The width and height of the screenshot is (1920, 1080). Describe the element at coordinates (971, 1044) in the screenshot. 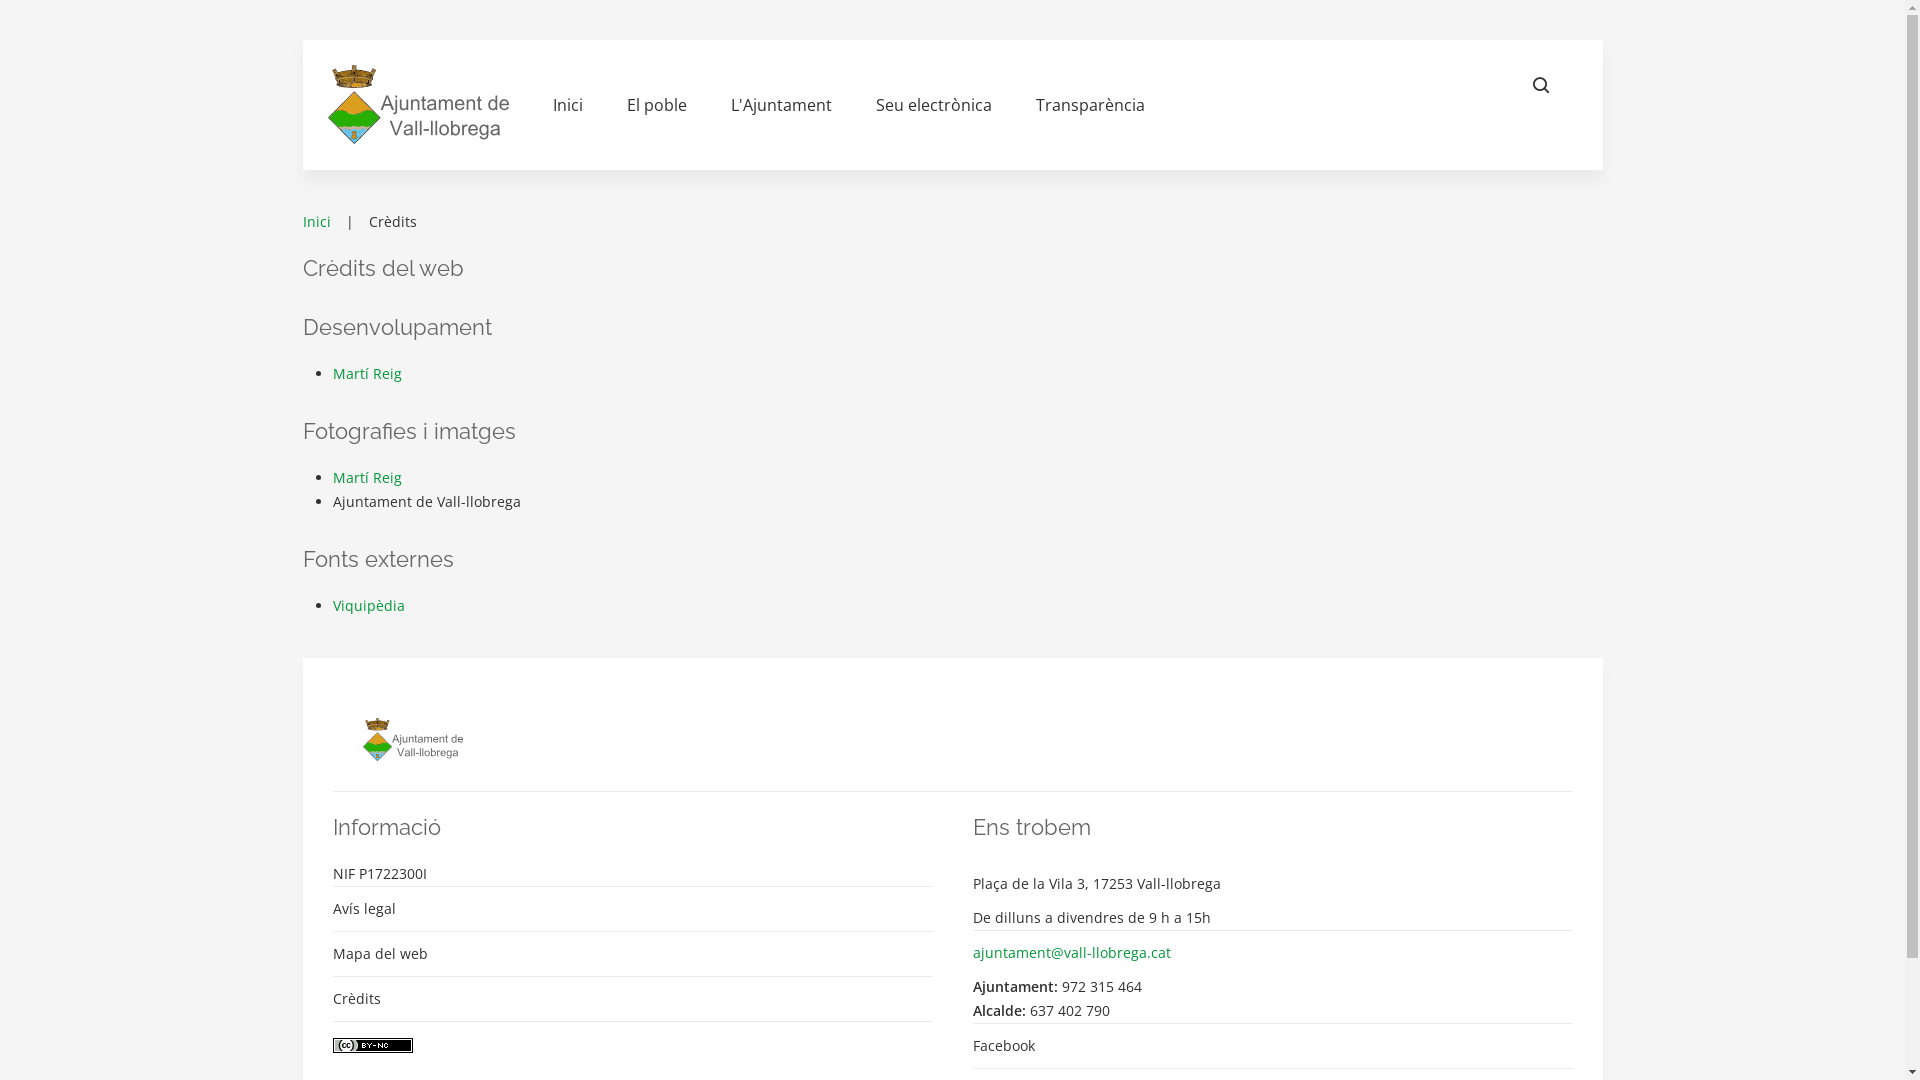

I see `'Facebook'` at that location.